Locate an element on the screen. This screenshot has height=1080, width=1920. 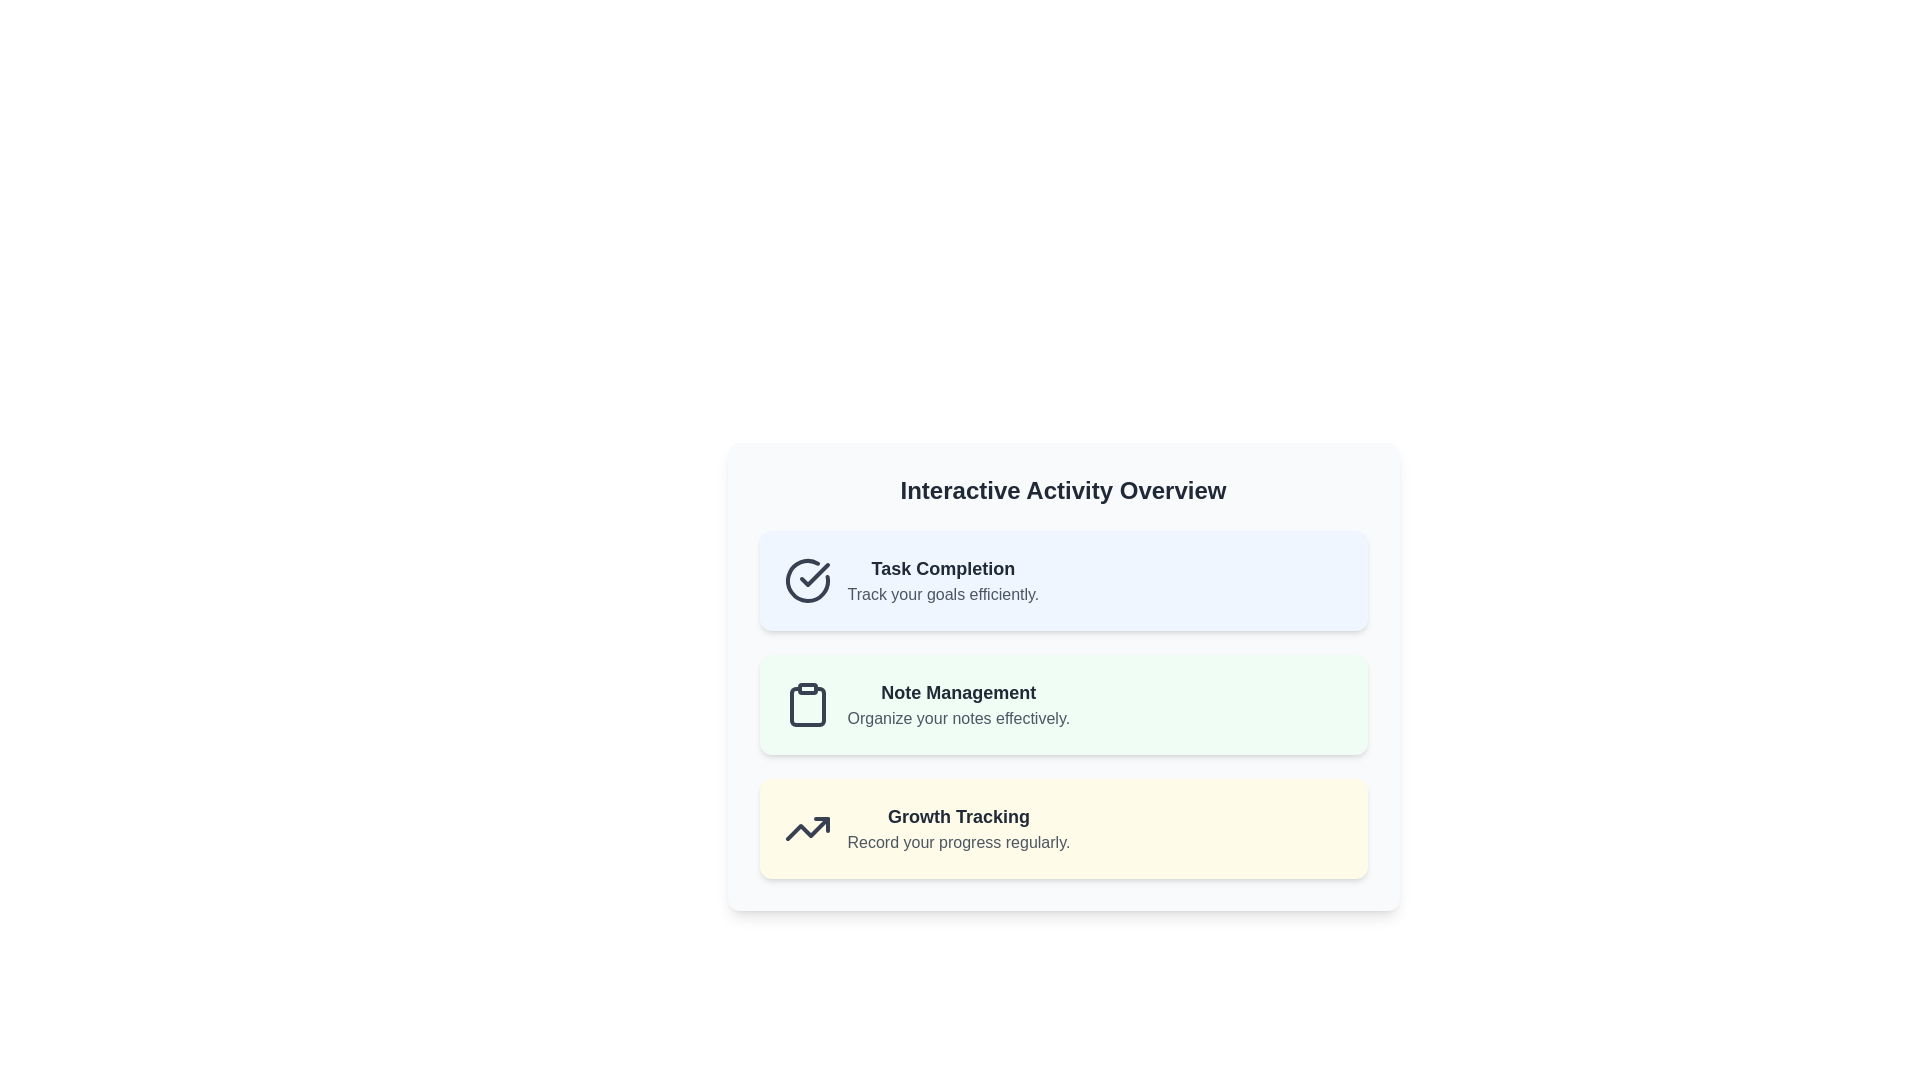
the icon containing the upward arrow accent located in the bottommost section titled 'Growth Tracking' to initiate interaction is located at coordinates (821, 825).